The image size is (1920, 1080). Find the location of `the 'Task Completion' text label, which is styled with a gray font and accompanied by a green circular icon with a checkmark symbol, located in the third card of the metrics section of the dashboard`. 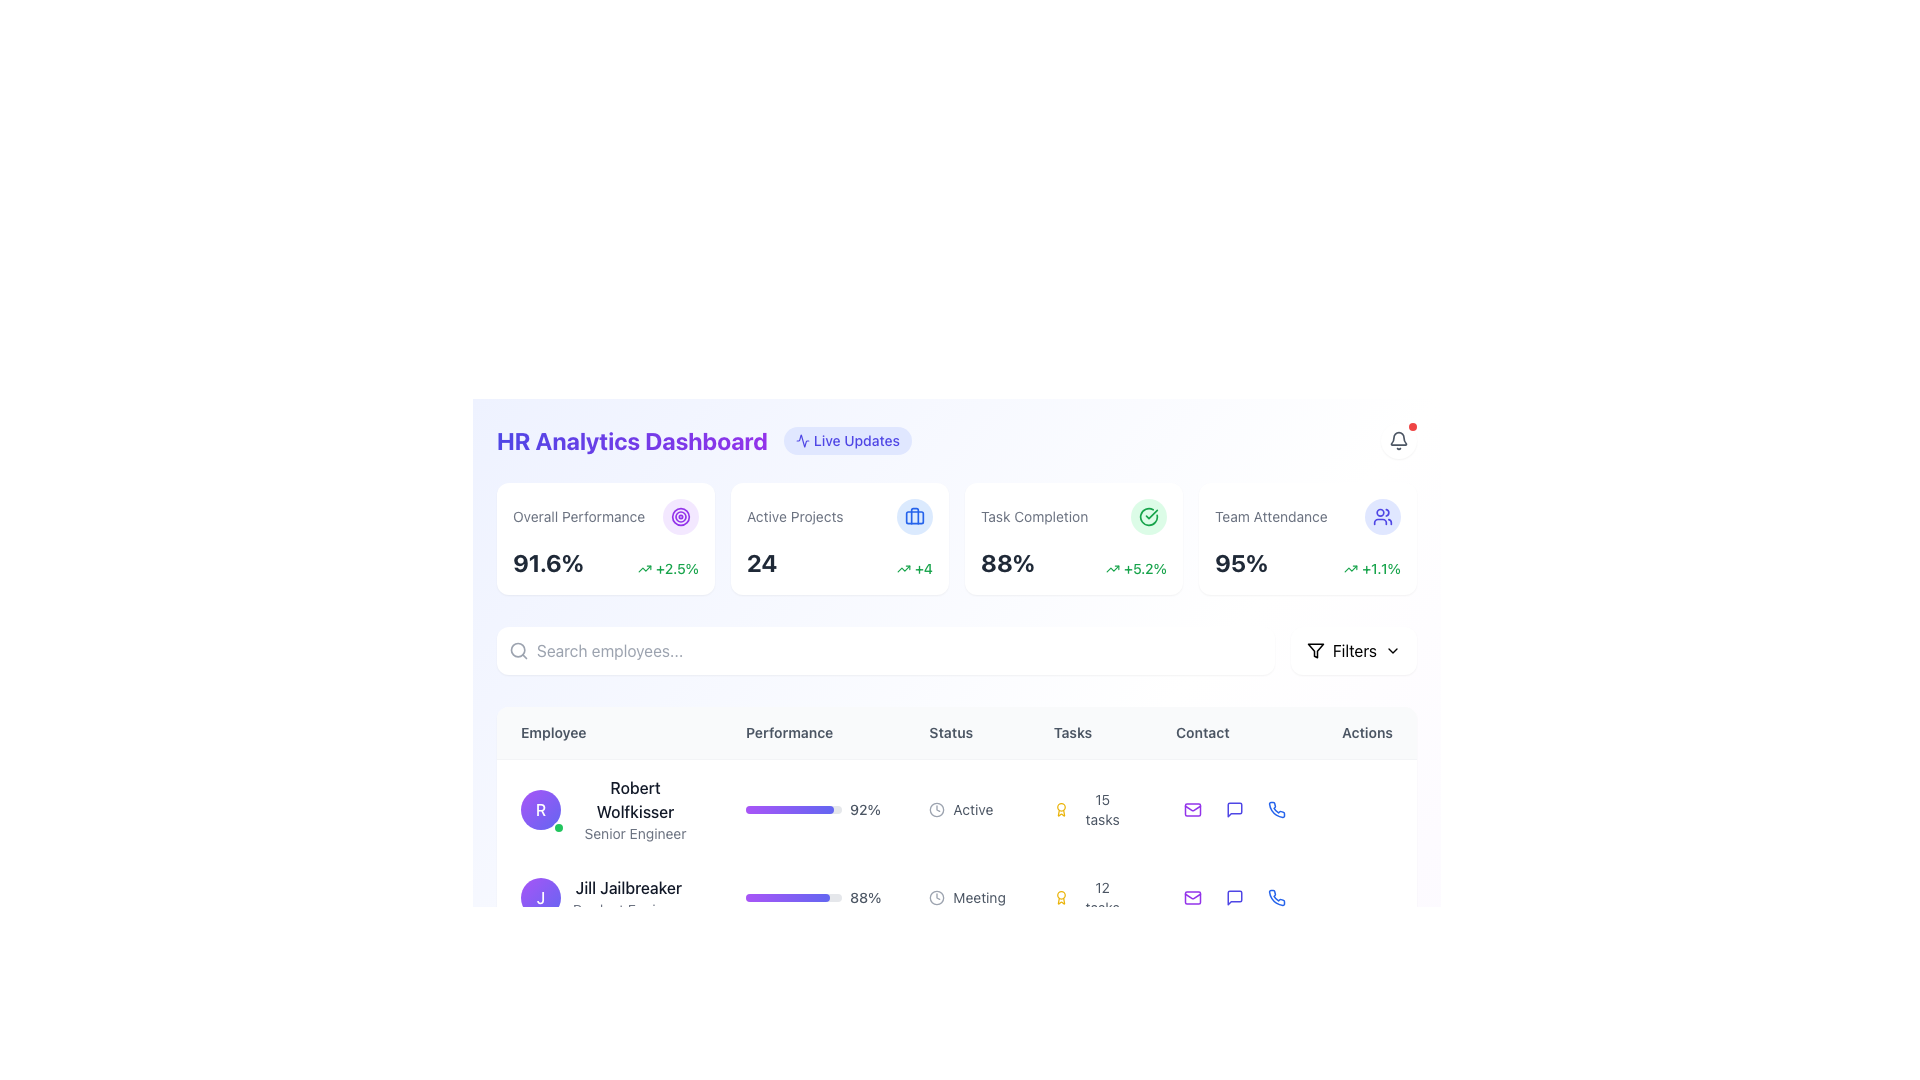

the 'Task Completion' text label, which is styled with a gray font and accompanied by a green circular icon with a checkmark symbol, located in the third card of the metrics section of the dashboard is located at coordinates (1073, 515).